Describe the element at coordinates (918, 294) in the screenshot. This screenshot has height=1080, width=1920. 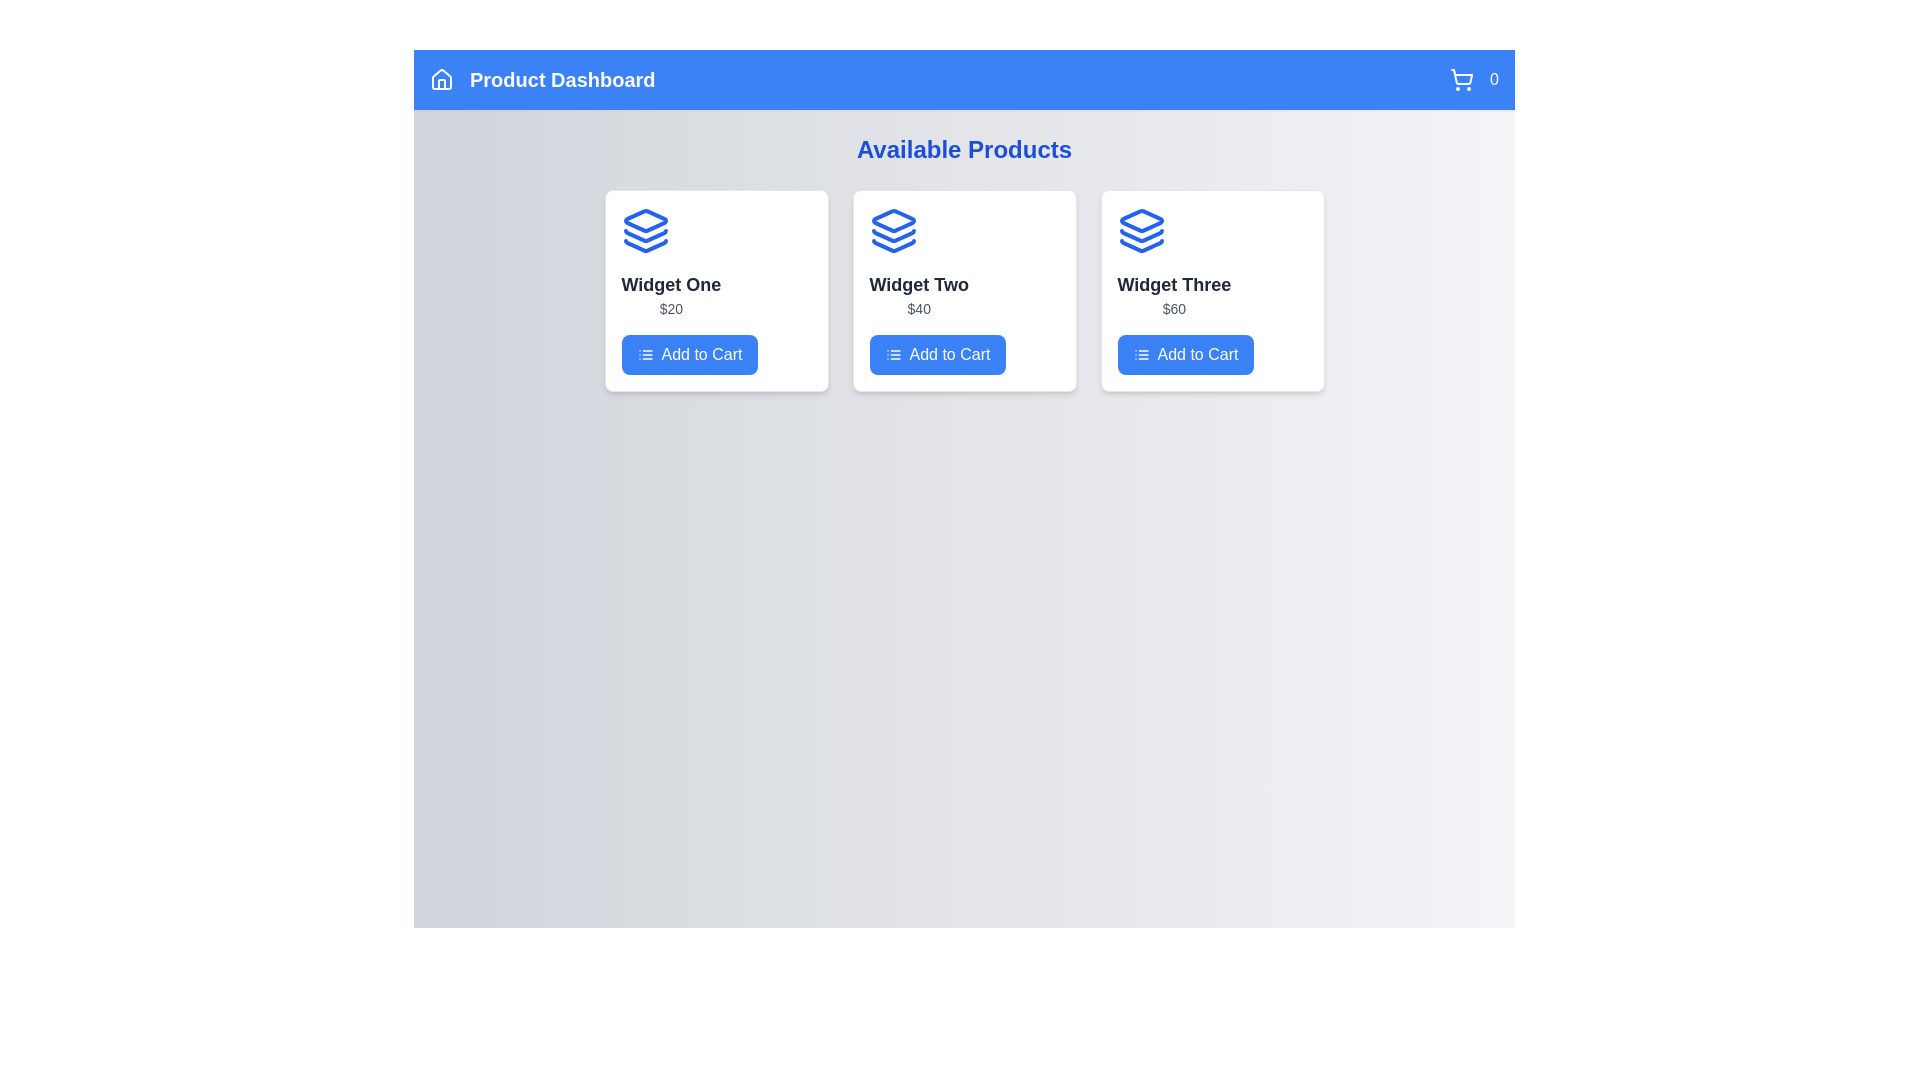
I see `the static text element that displays the product name and price, located in the center column of the product card, between the layers icon and the 'Add to Cart' button to focus on it` at that location.